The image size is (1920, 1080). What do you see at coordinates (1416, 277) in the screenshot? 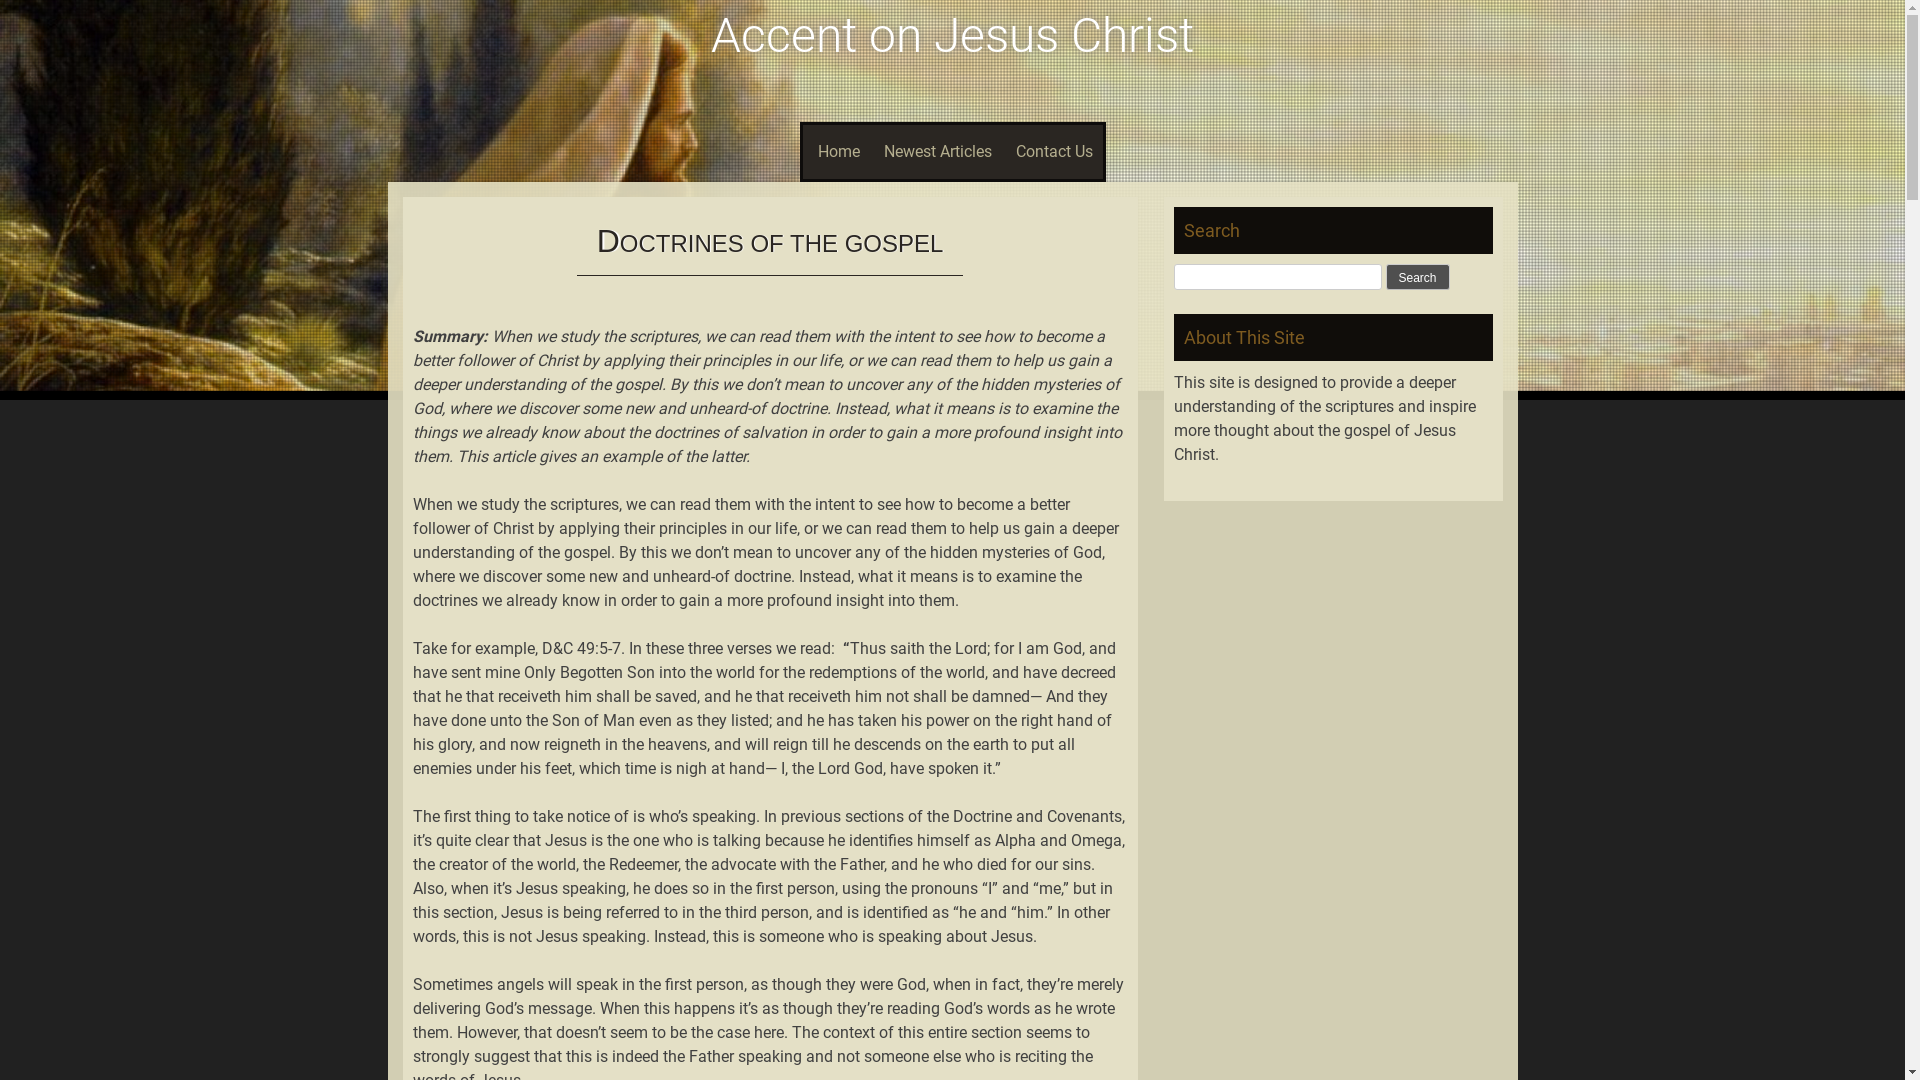
I see `'Search'` at bounding box center [1416, 277].